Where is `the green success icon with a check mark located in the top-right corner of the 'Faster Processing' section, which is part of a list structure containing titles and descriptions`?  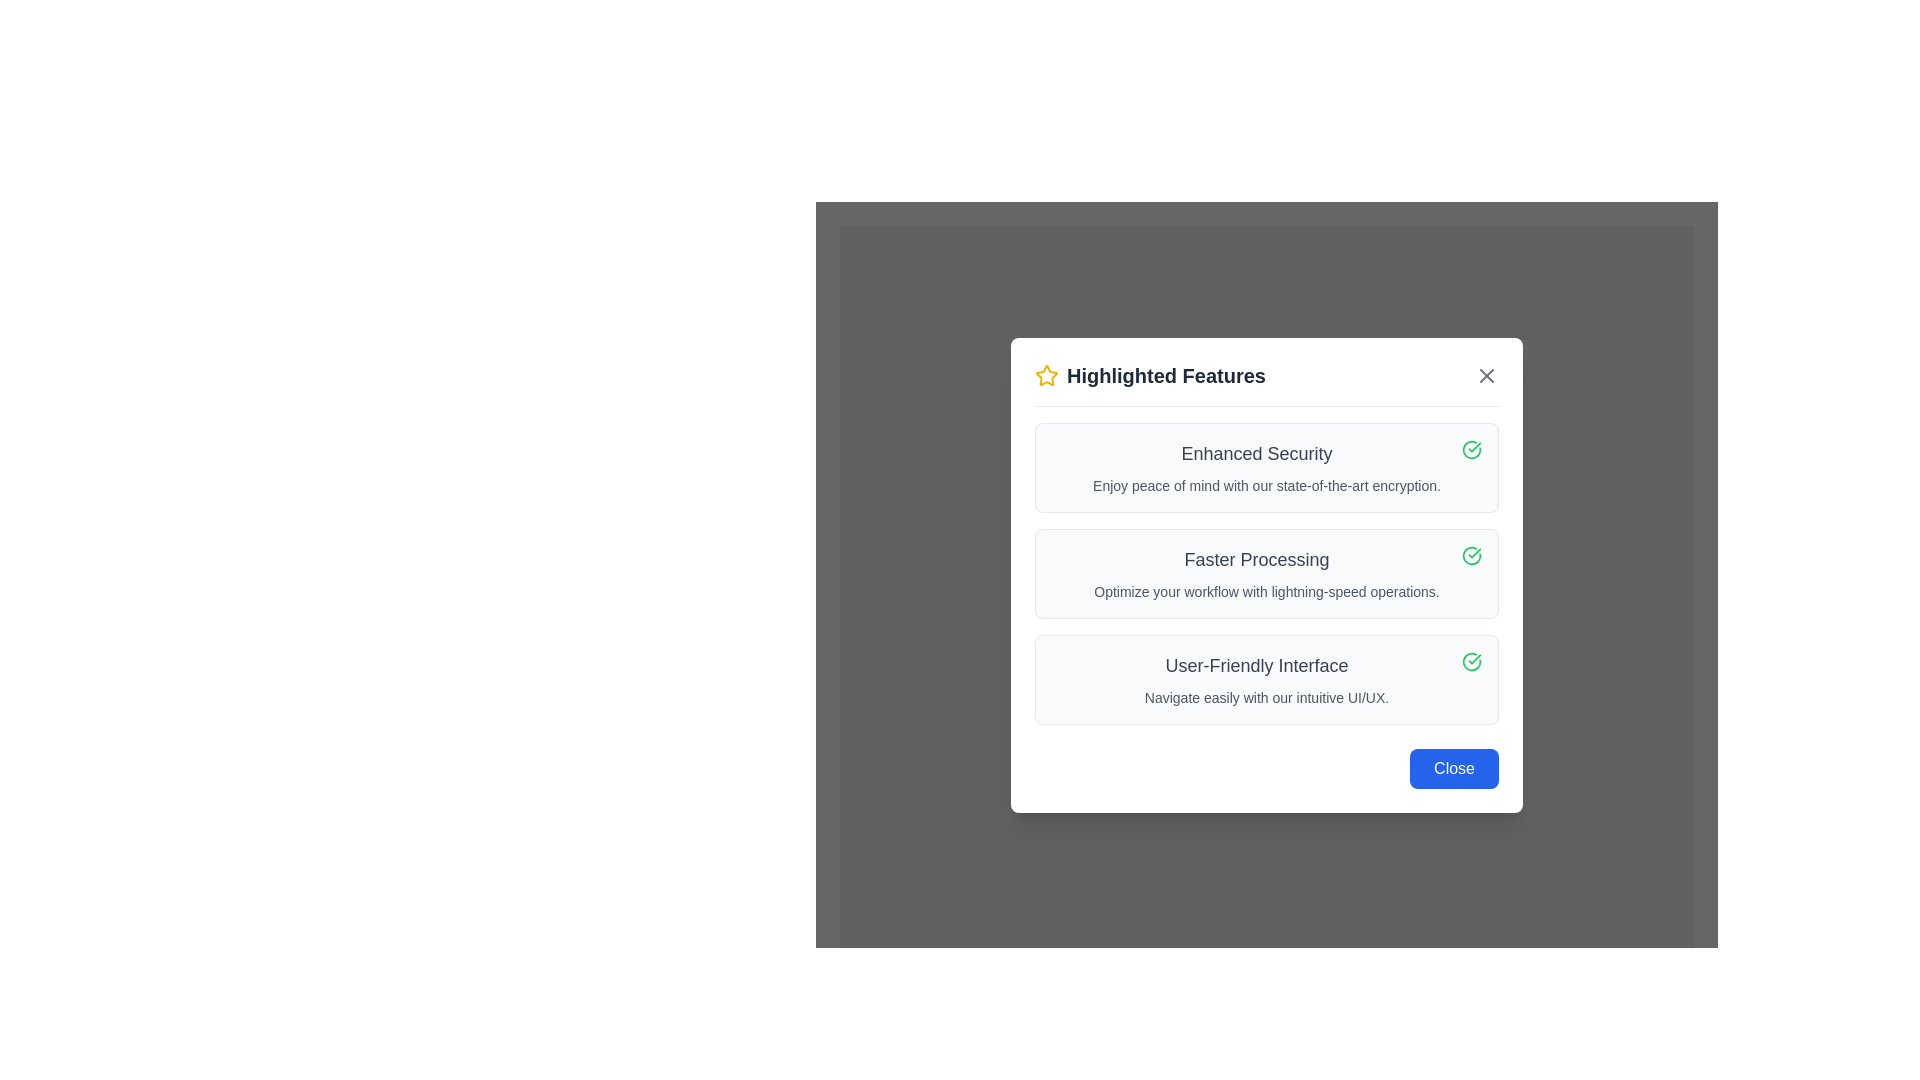
the green success icon with a check mark located in the top-right corner of the 'Faster Processing' section, which is part of a list structure containing titles and descriptions is located at coordinates (1472, 555).